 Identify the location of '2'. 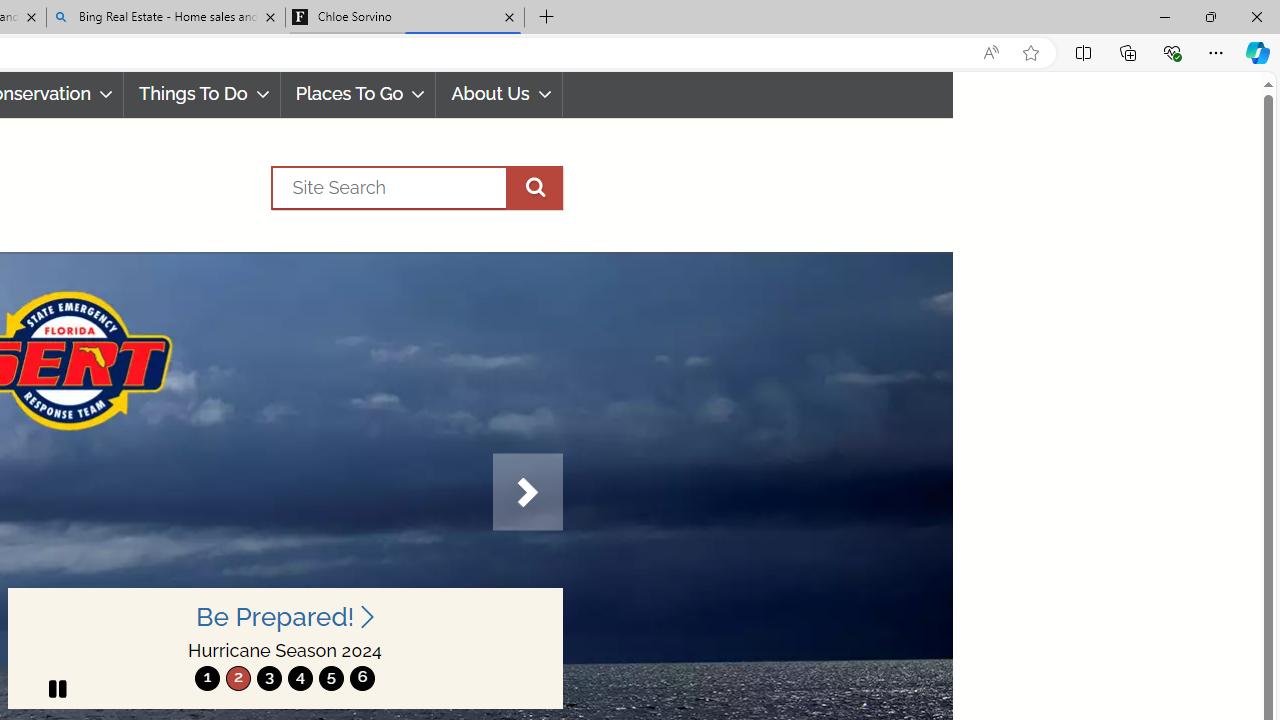
(238, 677).